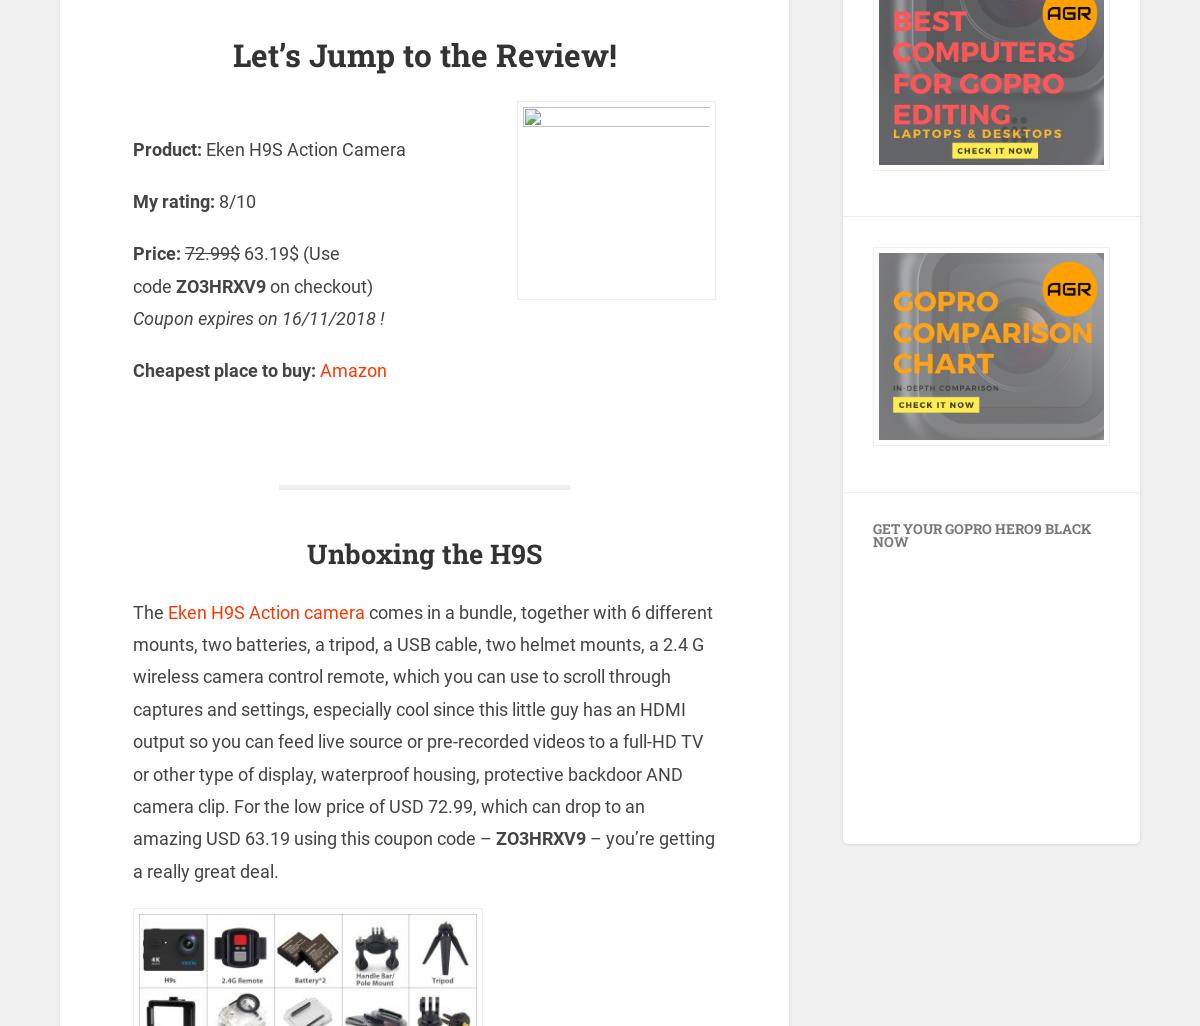 The height and width of the screenshot is (1026, 1200). Describe the element at coordinates (257, 317) in the screenshot. I see `'Coupon expires on 16/11/2018 !'` at that location.